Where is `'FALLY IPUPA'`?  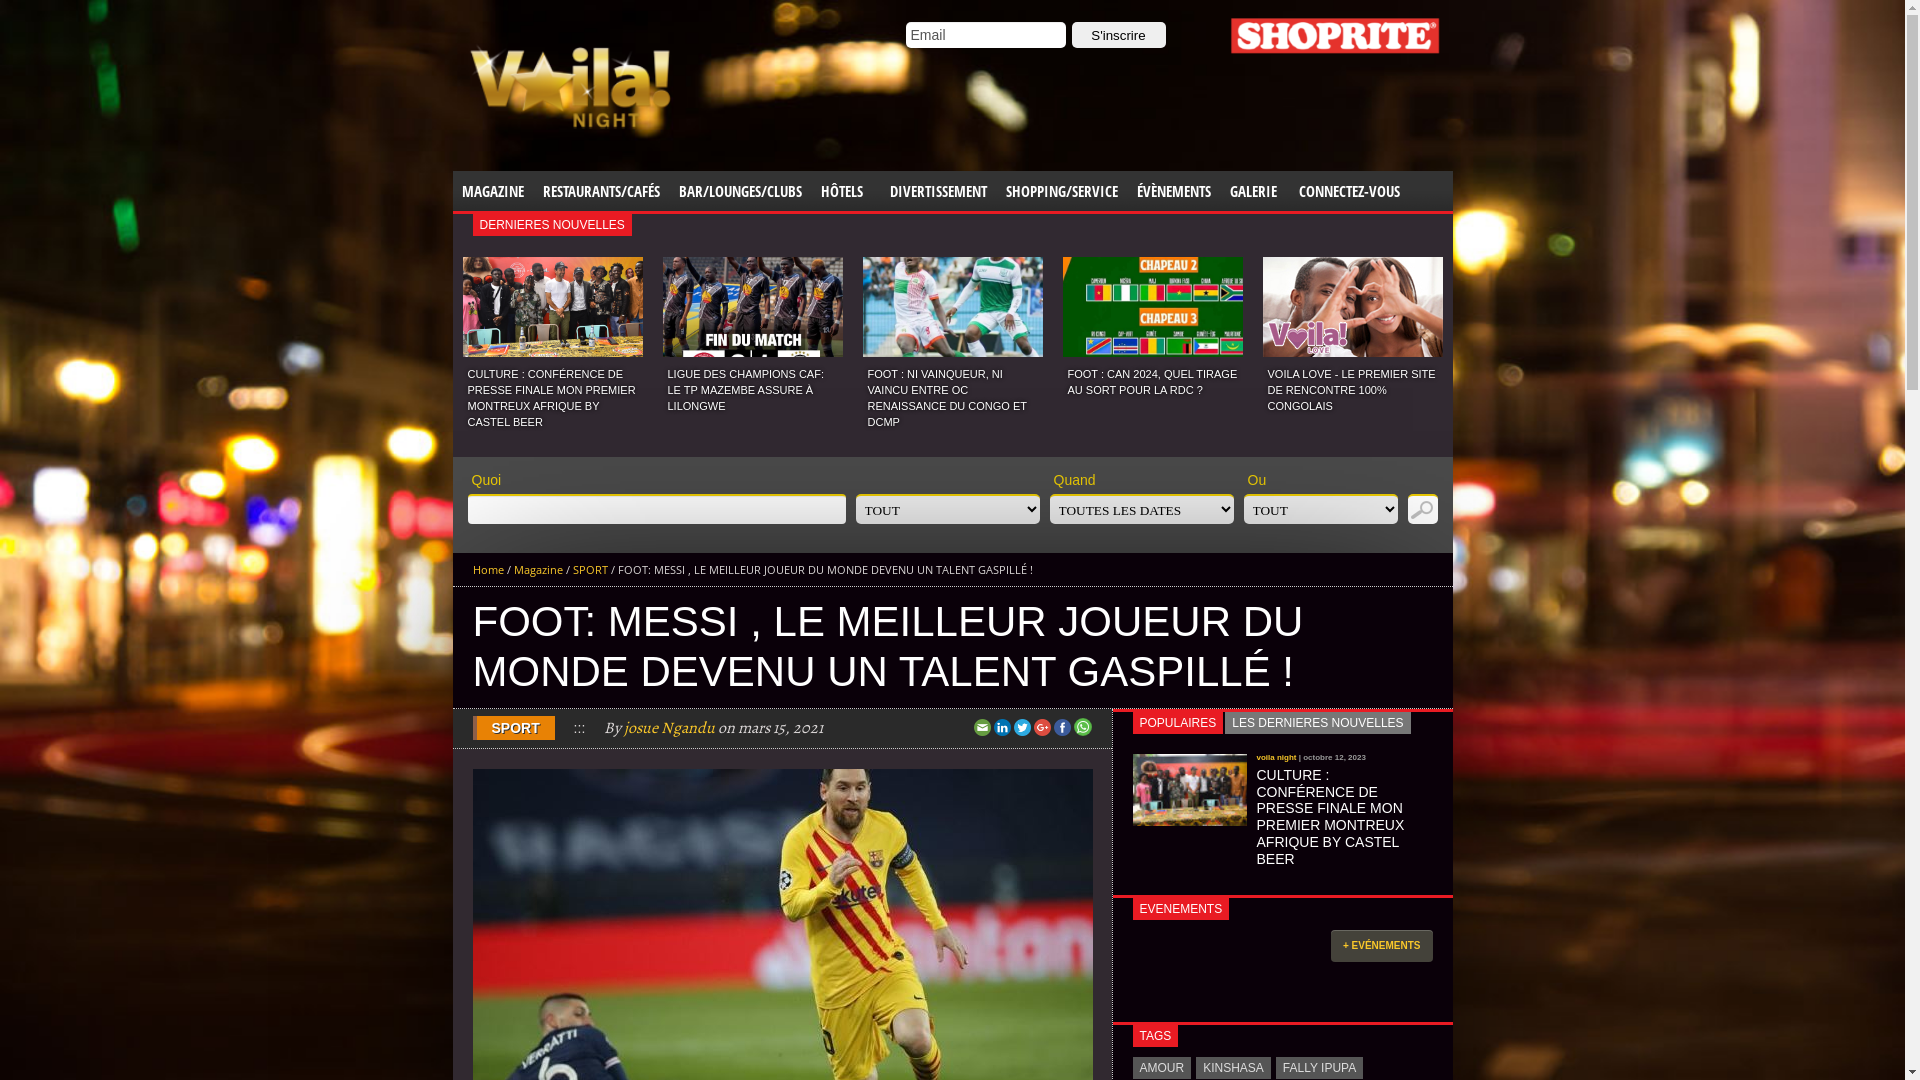 'FALLY IPUPA' is located at coordinates (1319, 1067).